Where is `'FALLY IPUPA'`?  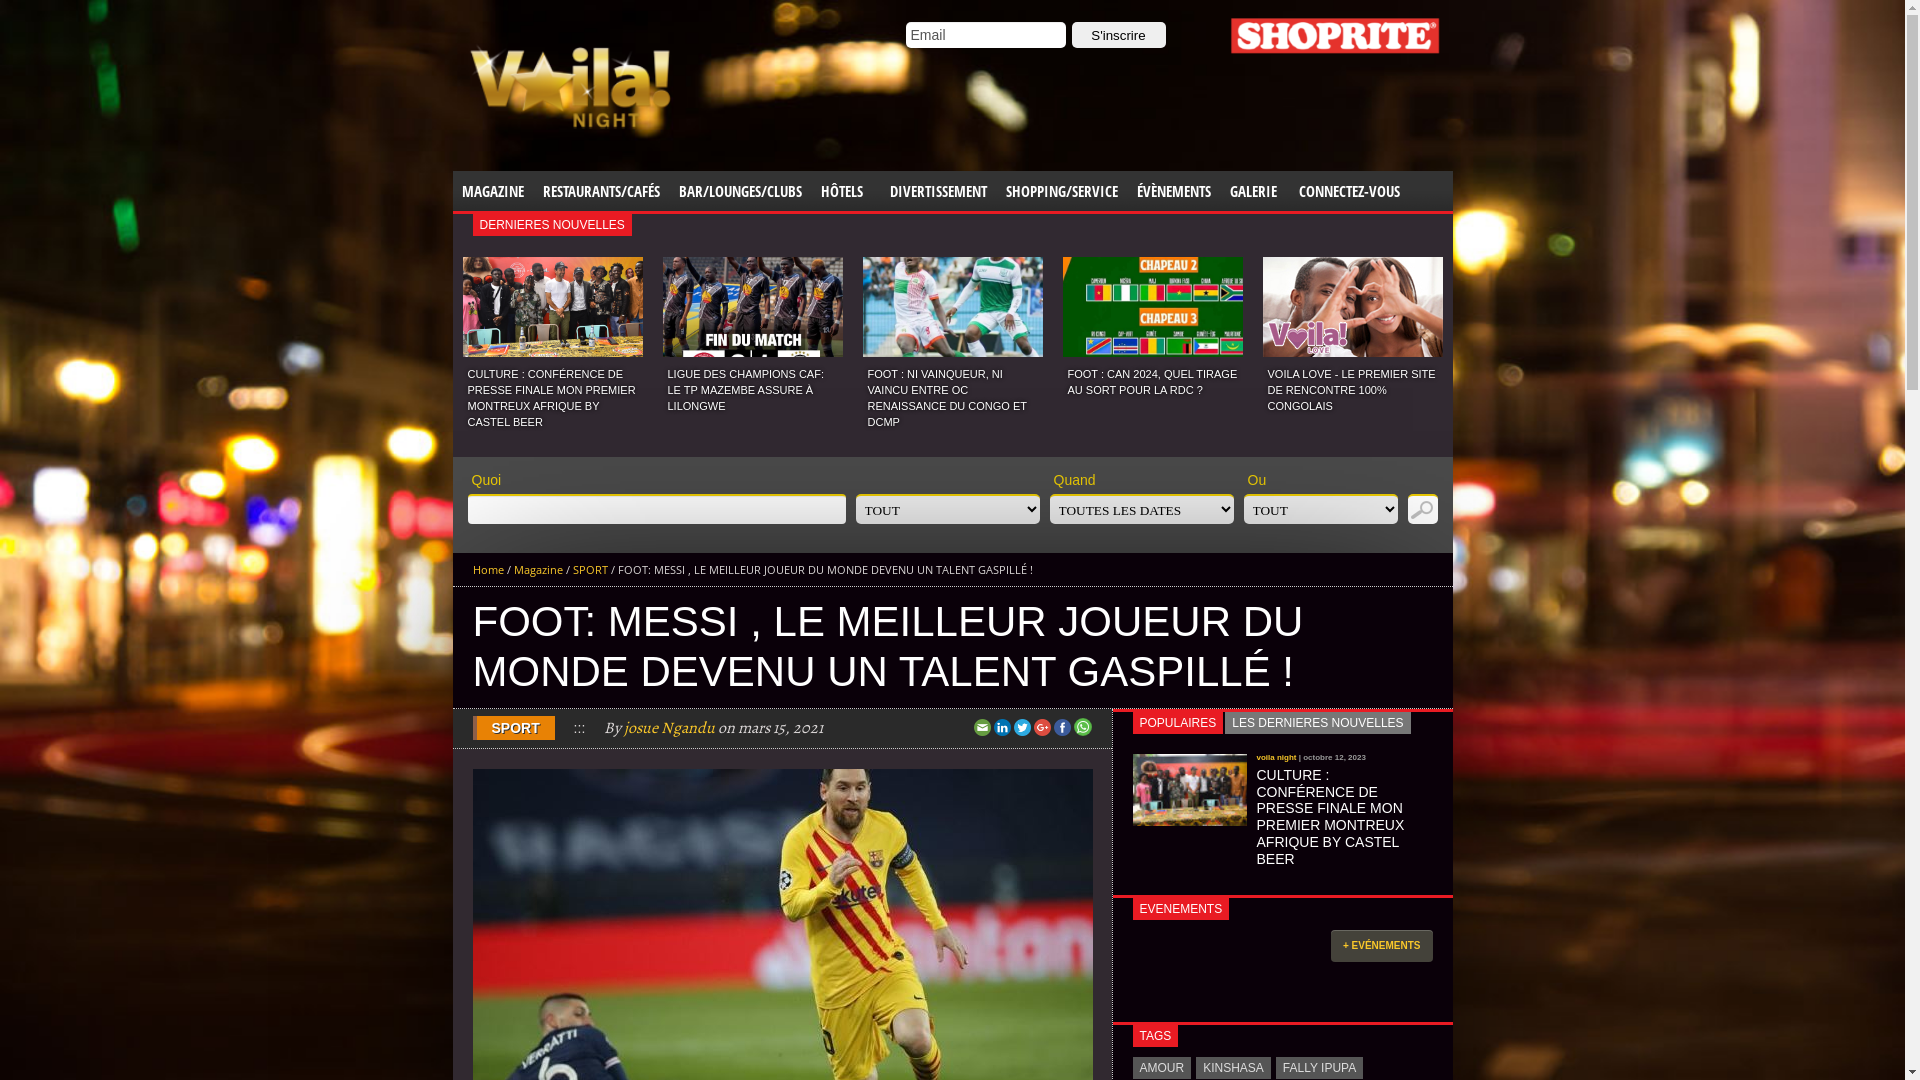 'FALLY IPUPA' is located at coordinates (1319, 1067).